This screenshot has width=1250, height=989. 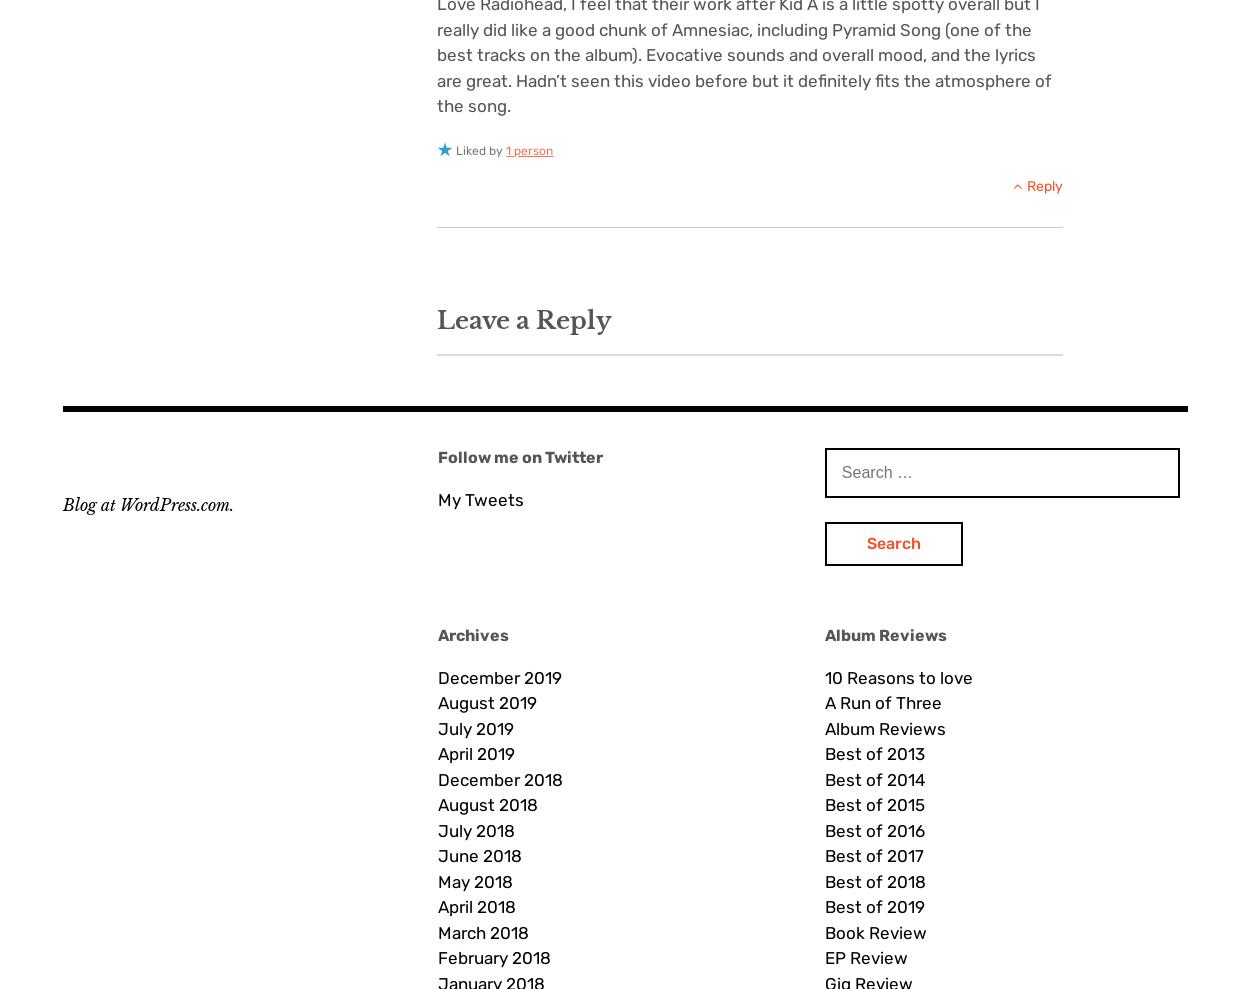 I want to click on 'August 2019', so click(x=485, y=701).